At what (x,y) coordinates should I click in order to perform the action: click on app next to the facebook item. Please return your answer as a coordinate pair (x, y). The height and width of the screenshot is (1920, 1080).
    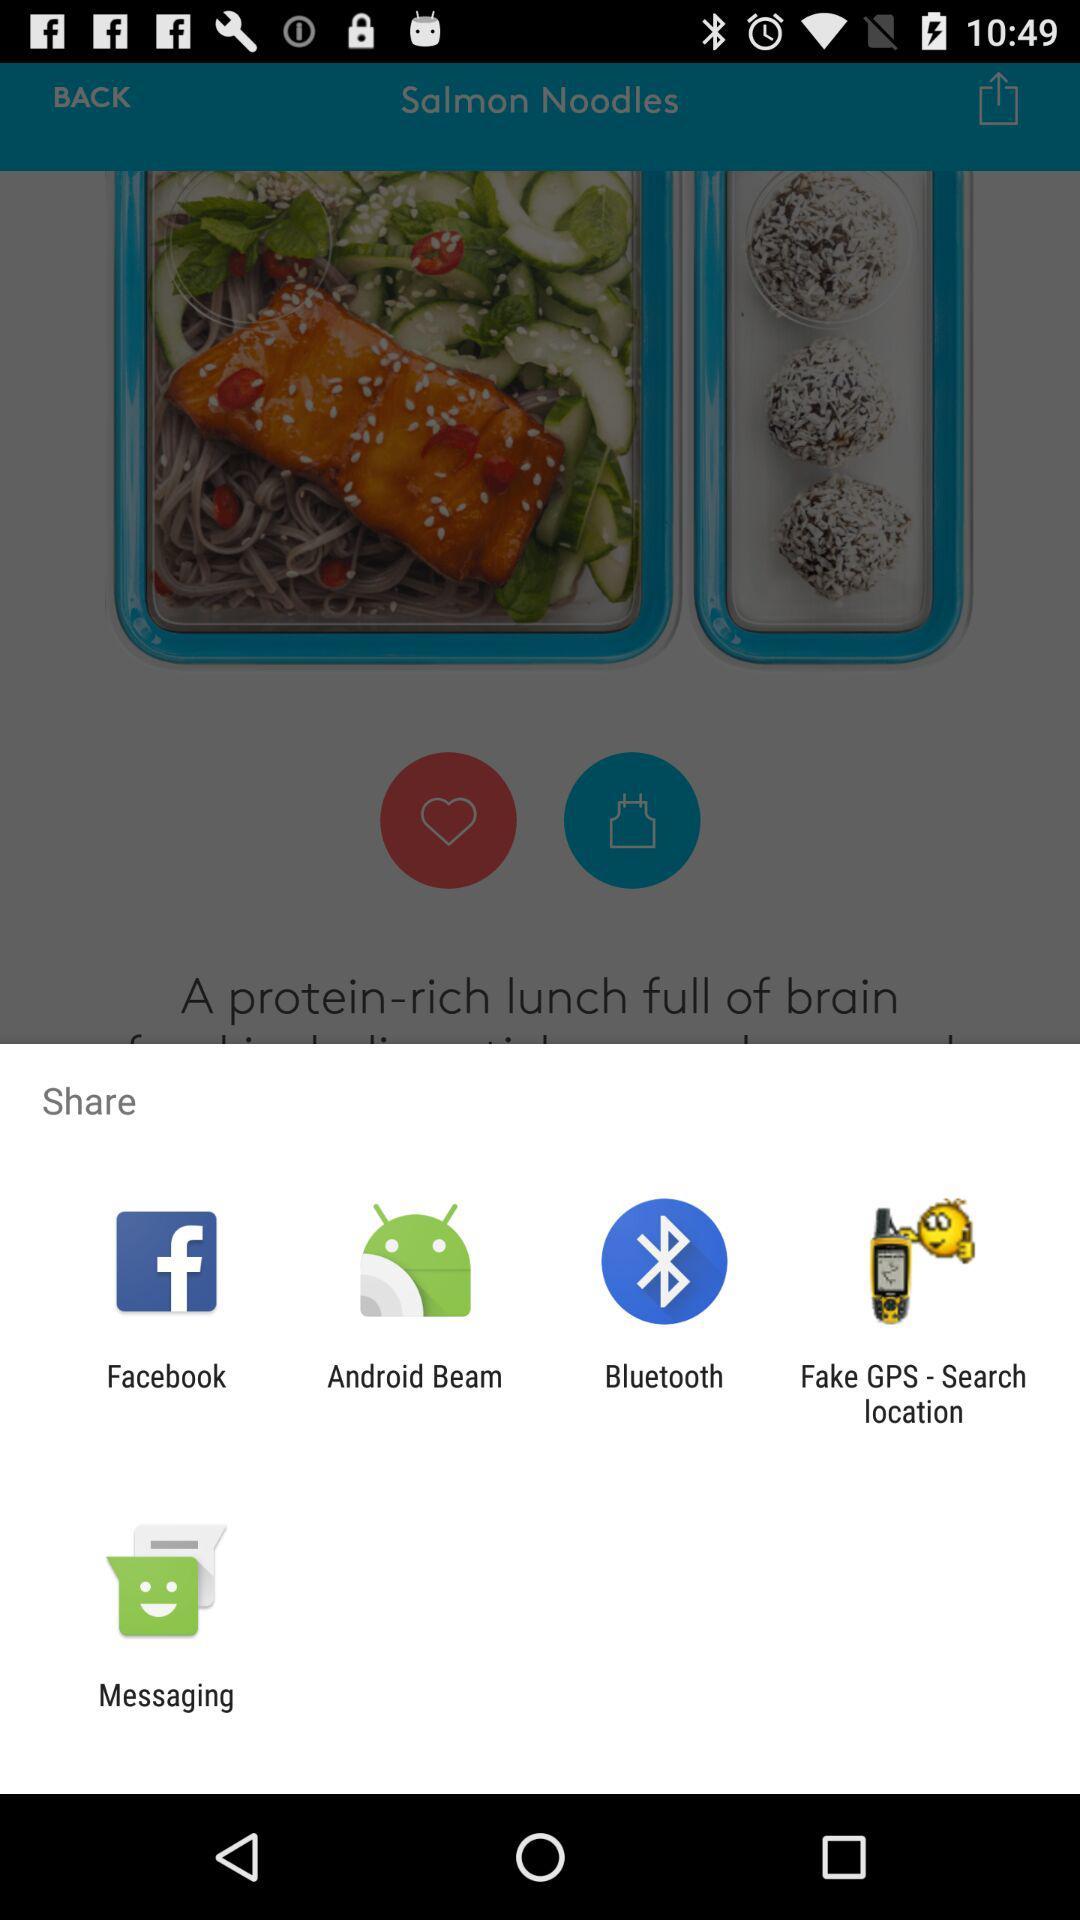
    Looking at the image, I should click on (414, 1392).